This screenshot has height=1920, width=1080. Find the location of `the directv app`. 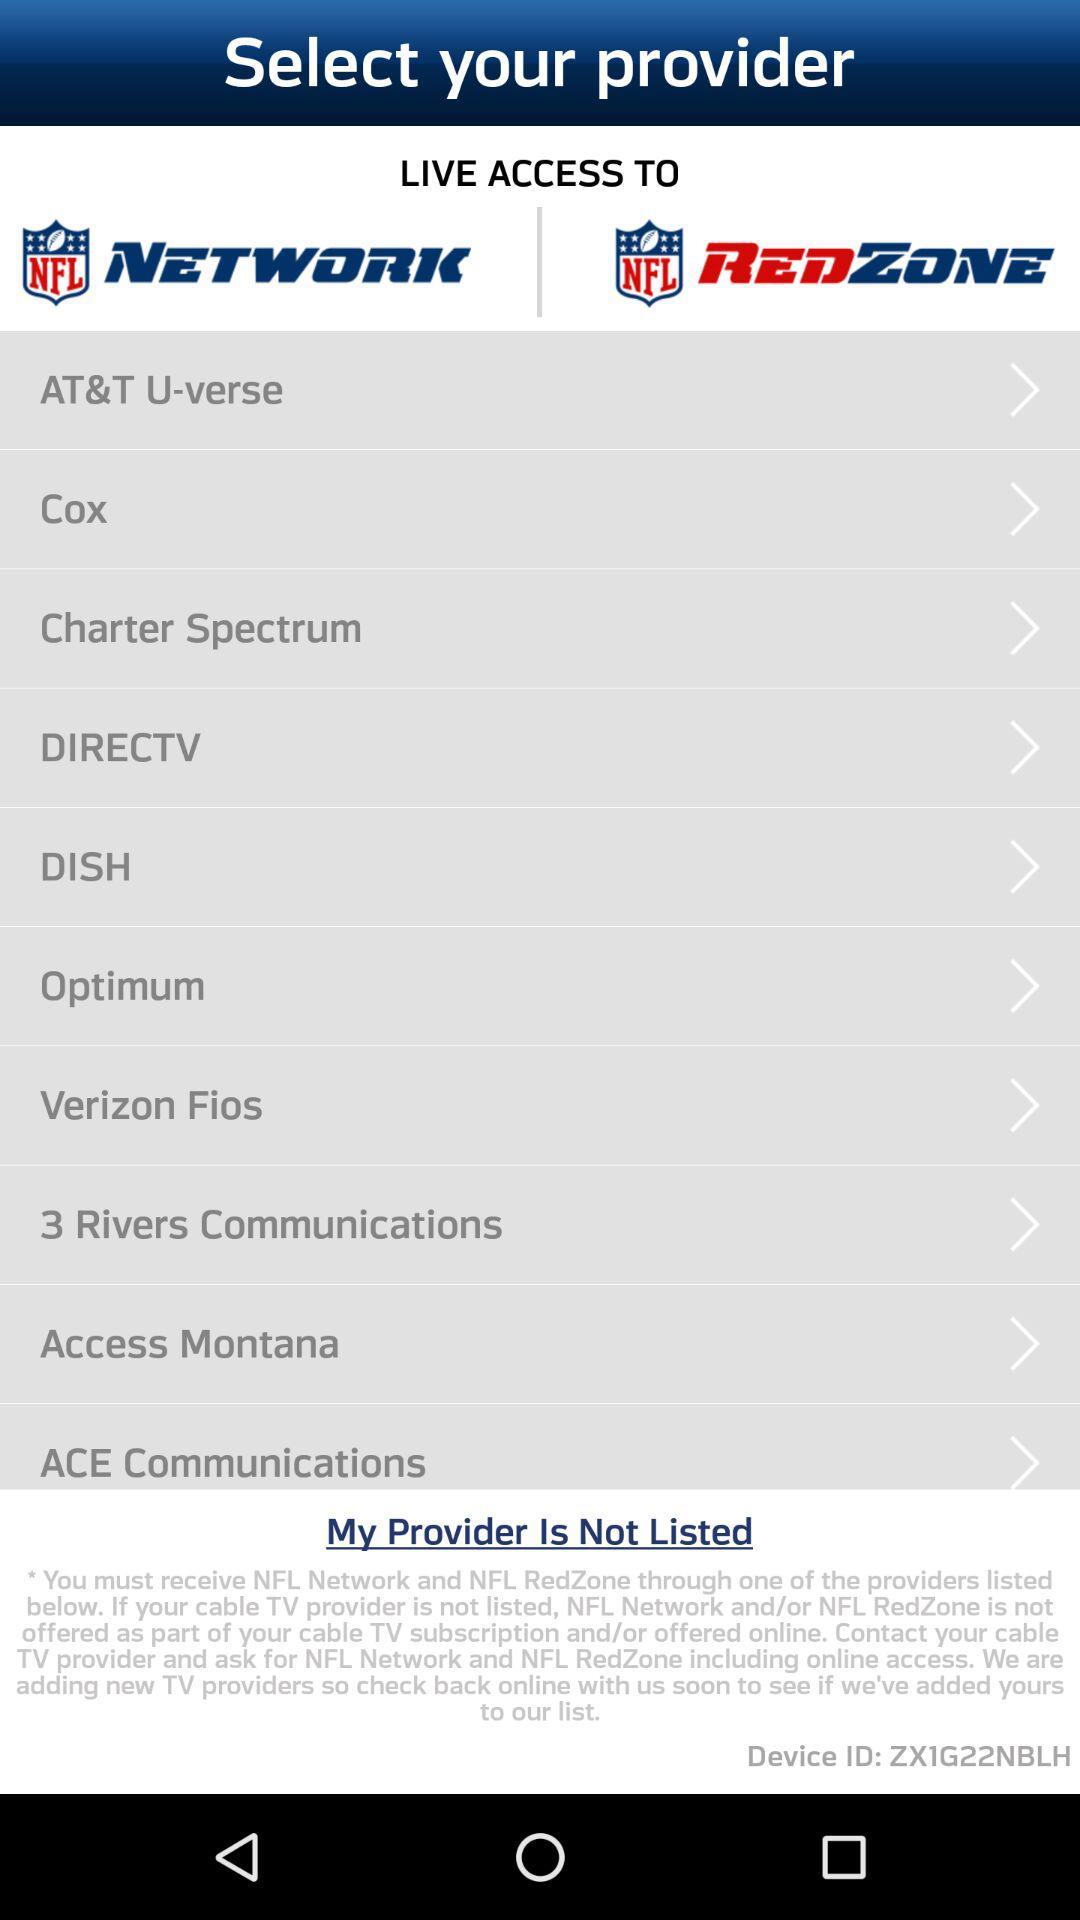

the directv app is located at coordinates (559, 746).